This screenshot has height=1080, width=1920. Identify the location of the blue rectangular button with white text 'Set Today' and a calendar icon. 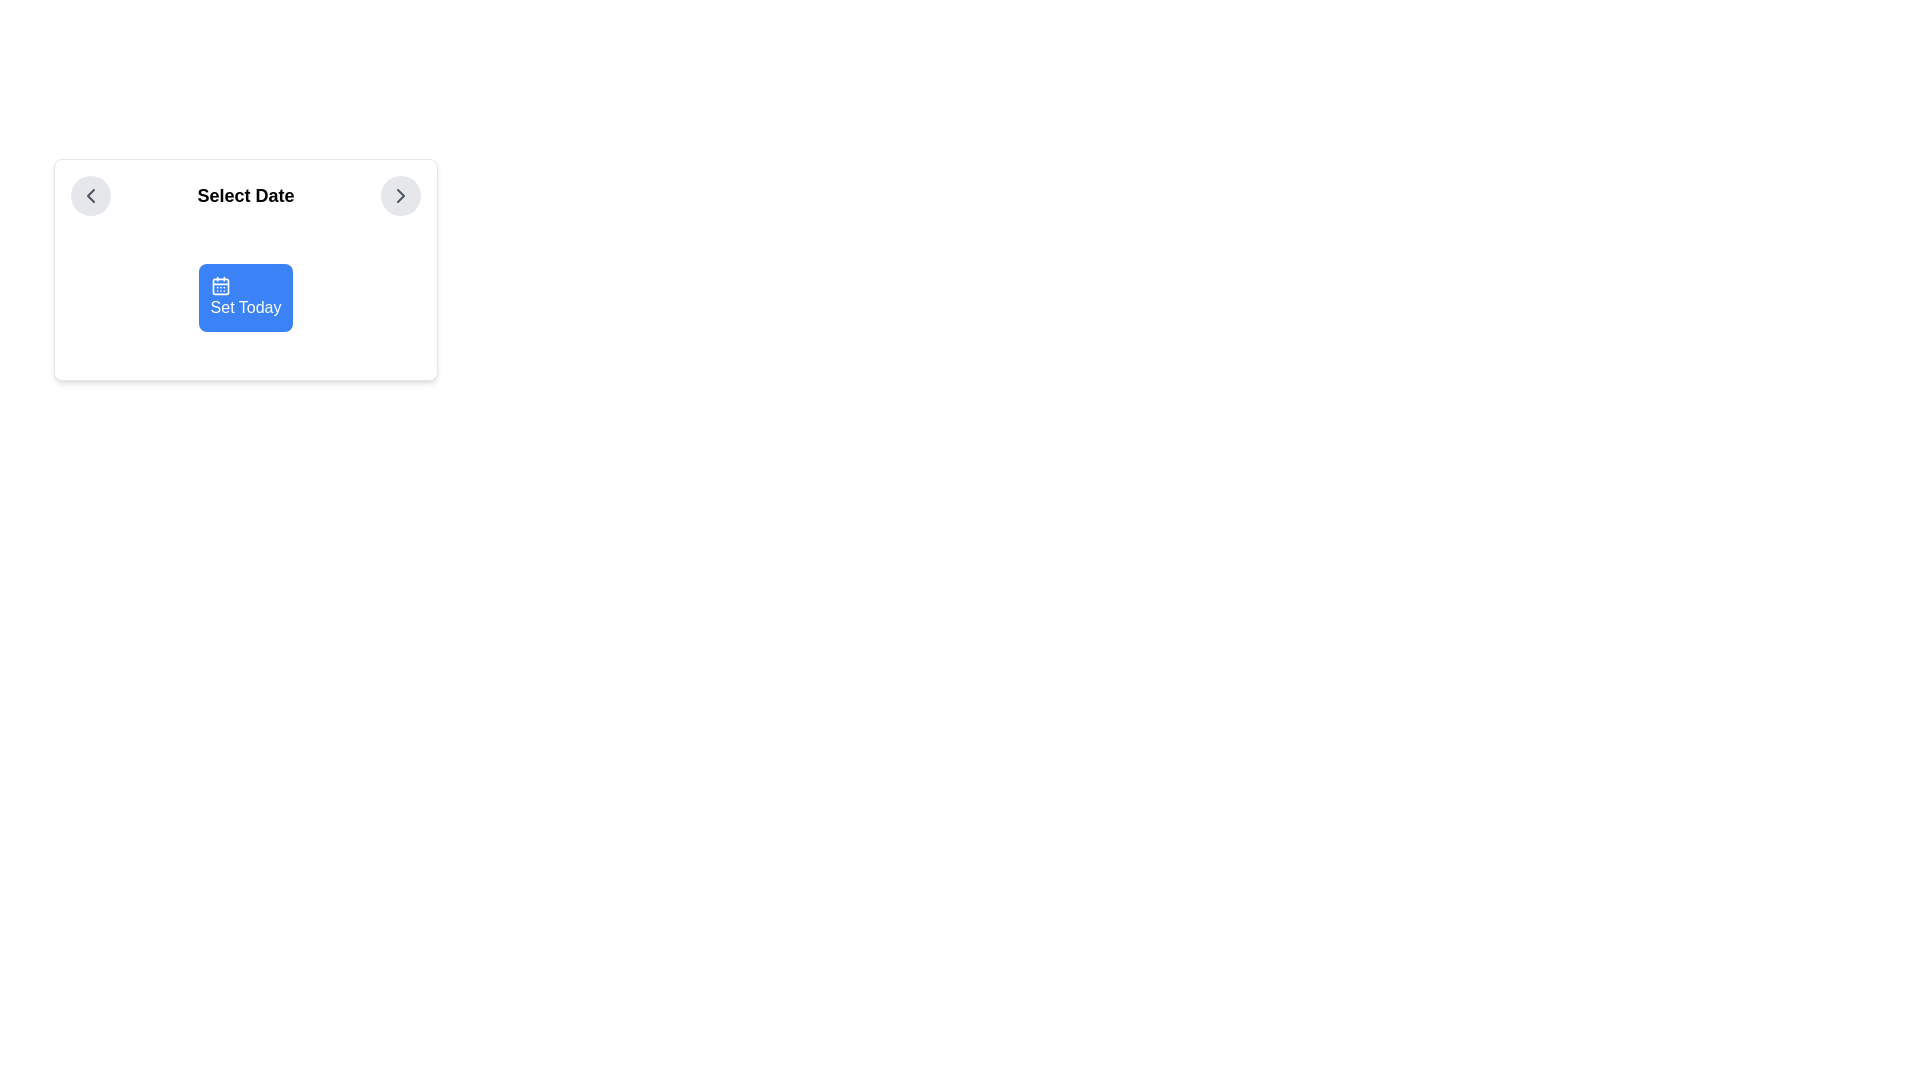
(244, 297).